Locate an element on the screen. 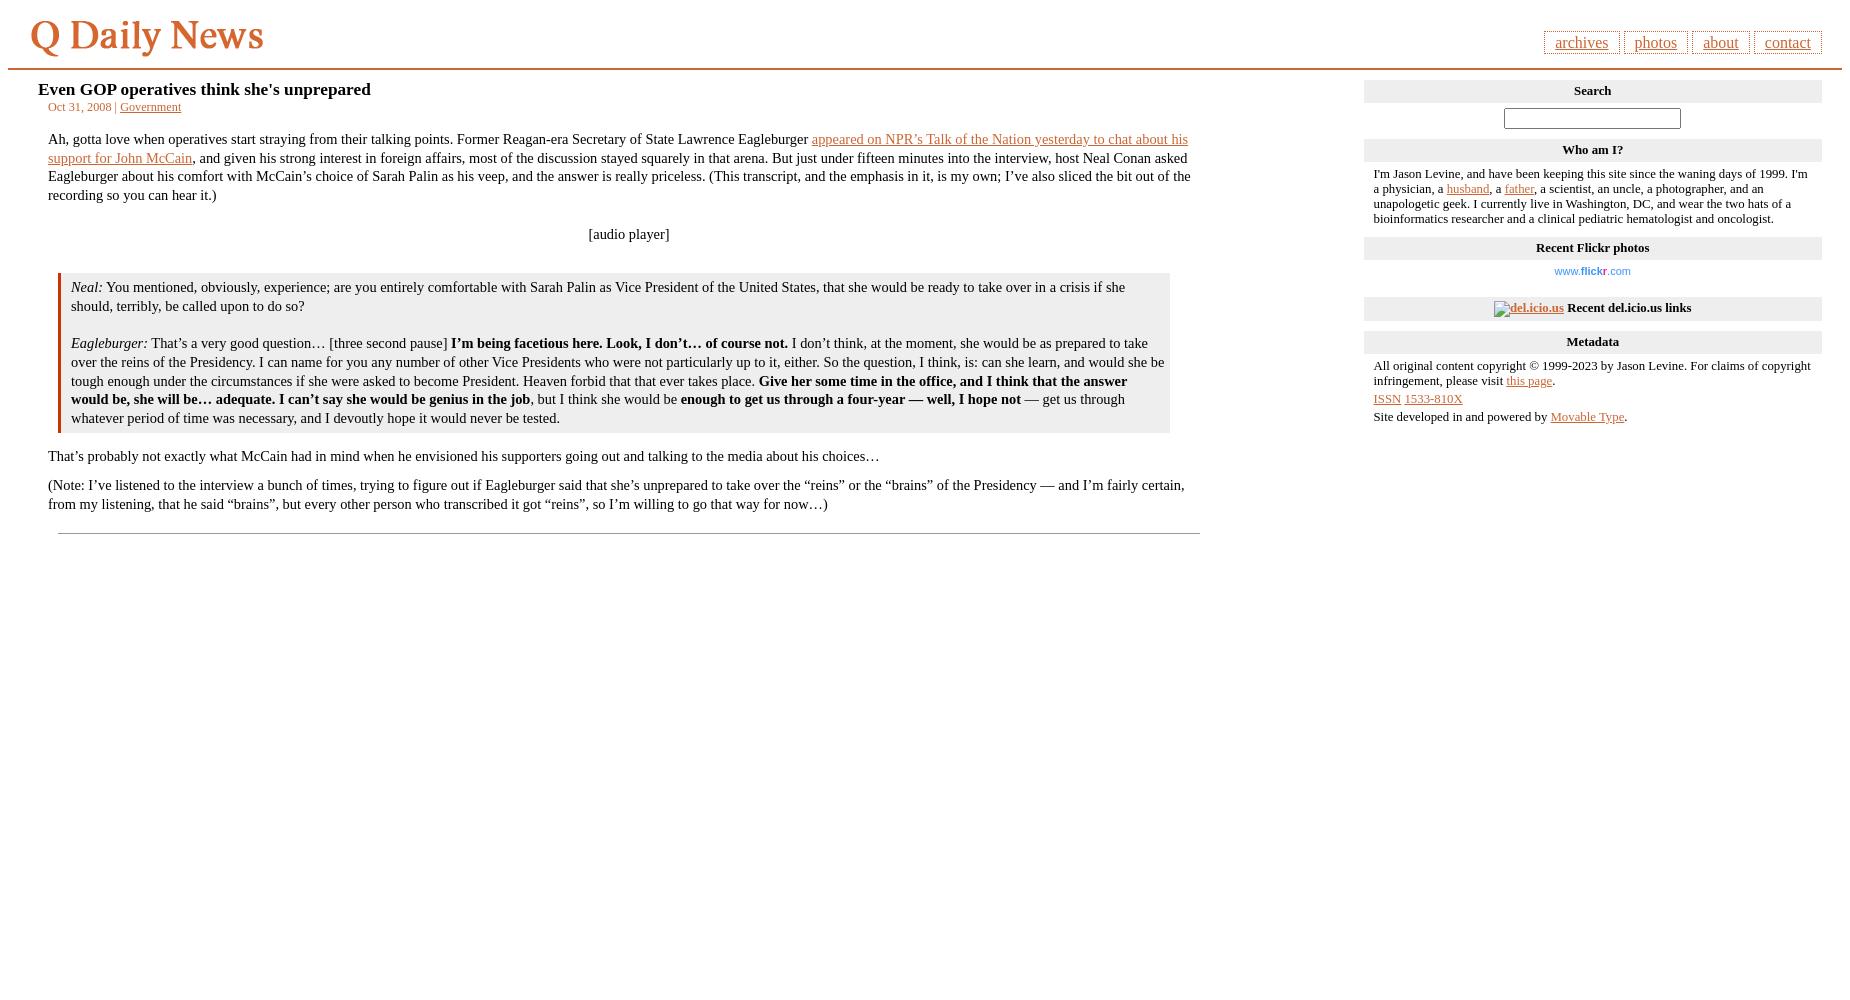 This screenshot has height=1000, width=1850. '[audio player]' is located at coordinates (628, 232).